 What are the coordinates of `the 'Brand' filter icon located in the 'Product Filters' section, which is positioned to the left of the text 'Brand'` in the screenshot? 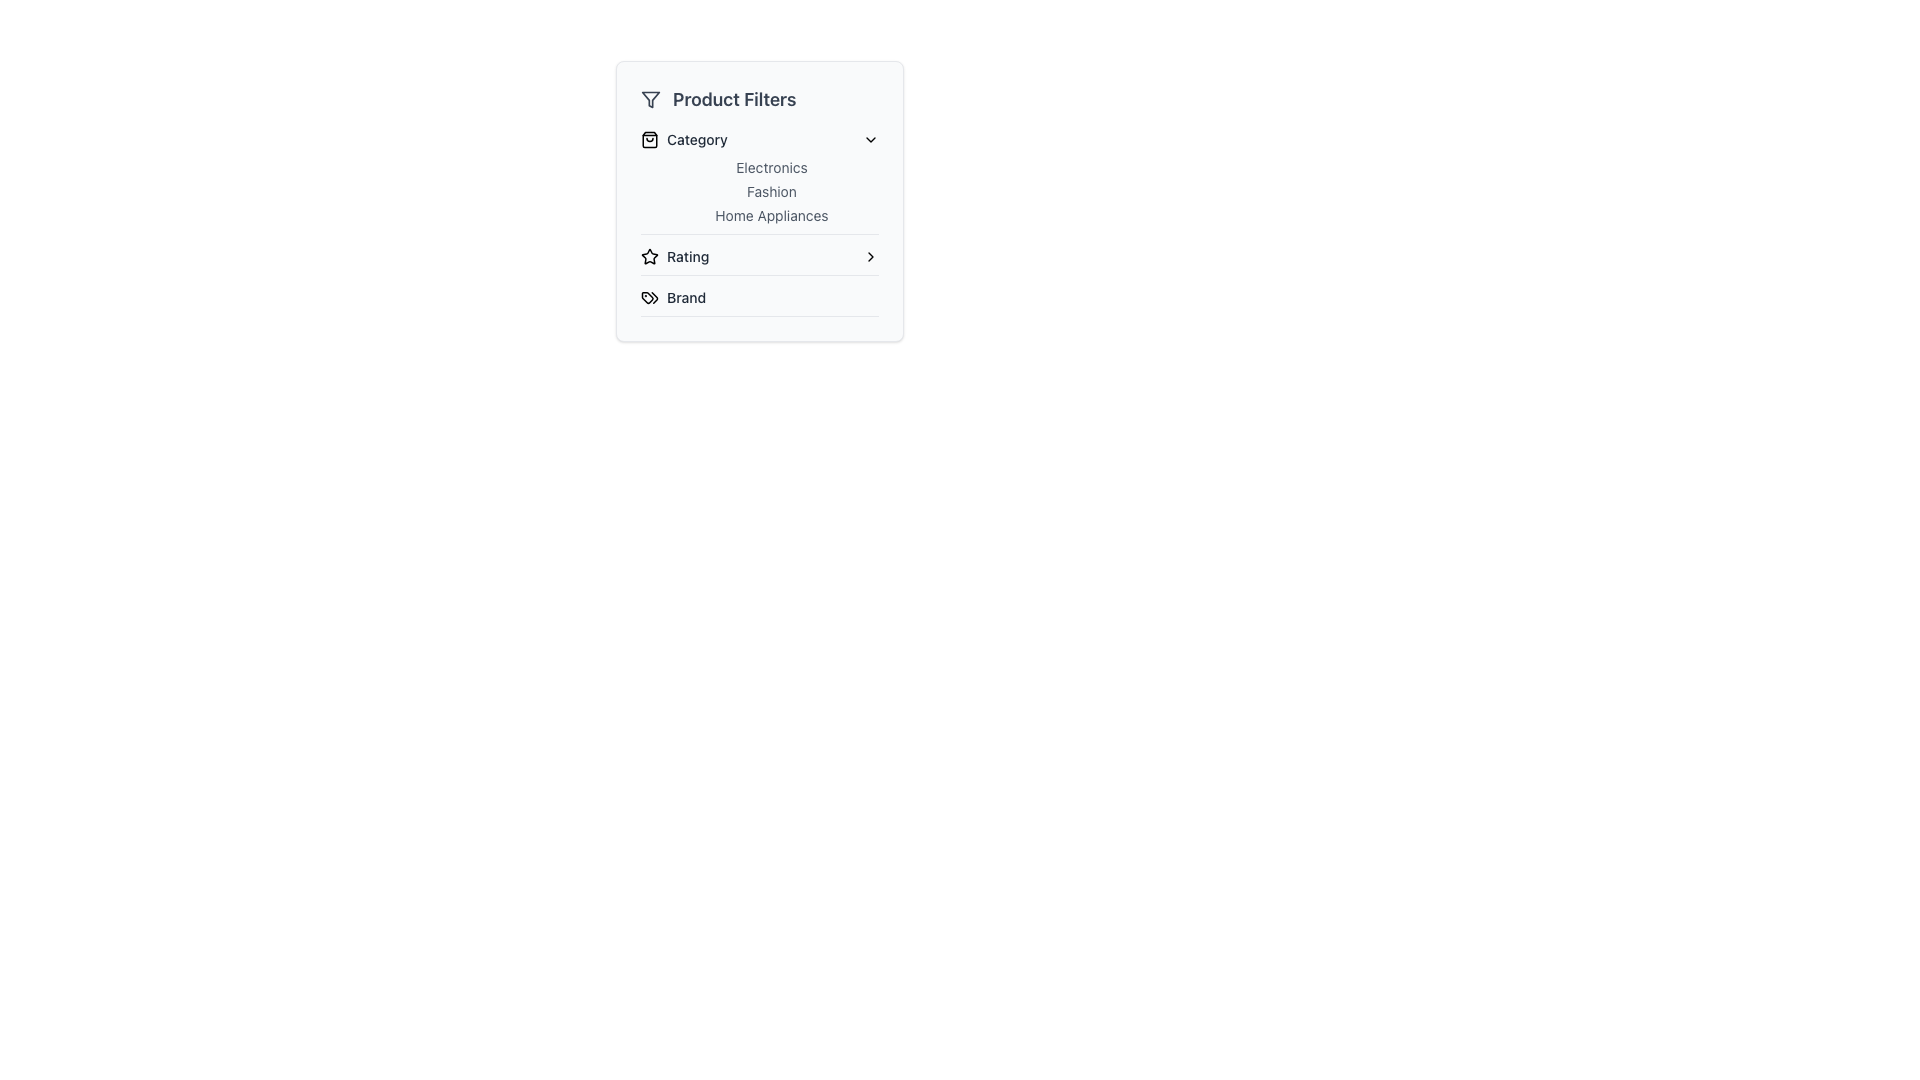 It's located at (649, 297).